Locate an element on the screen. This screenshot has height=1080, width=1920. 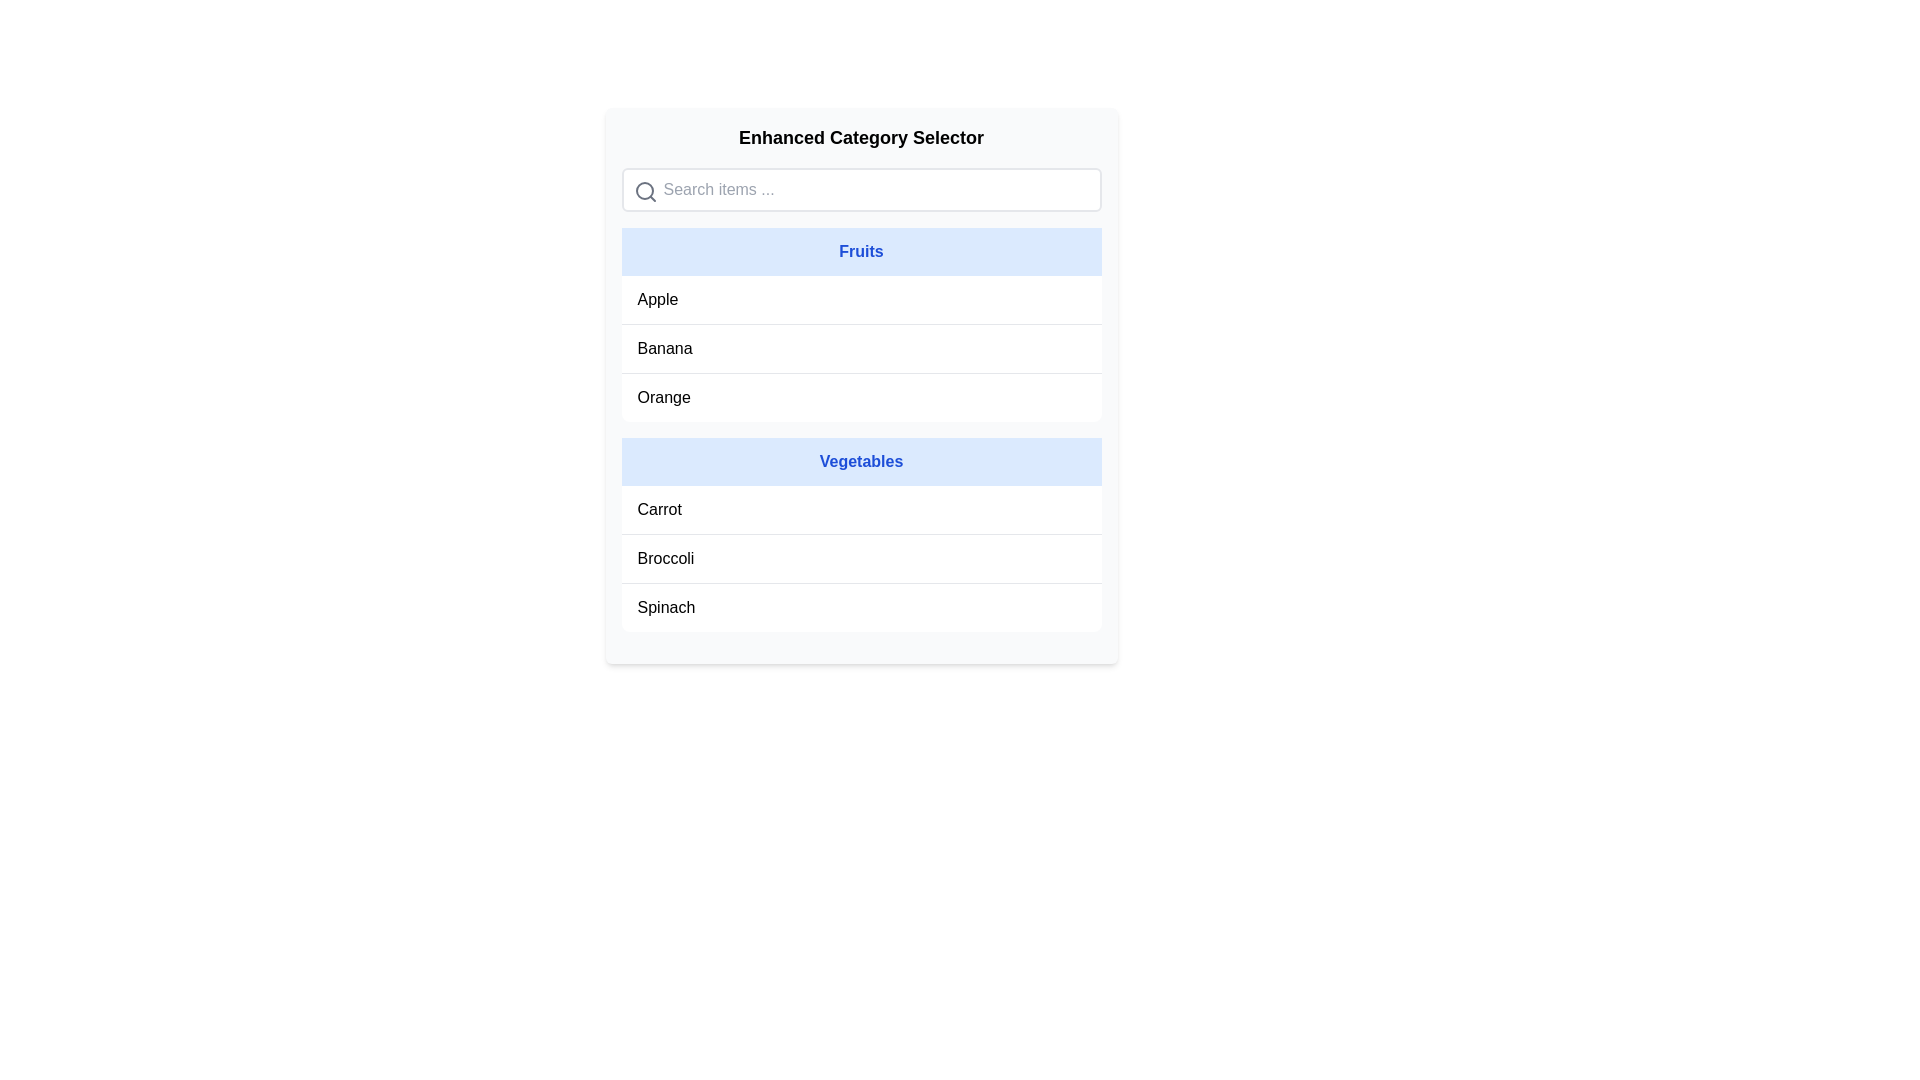
the selectable option labeled 'Banana' which is the second item in the 'Fruits' category list is located at coordinates (861, 348).